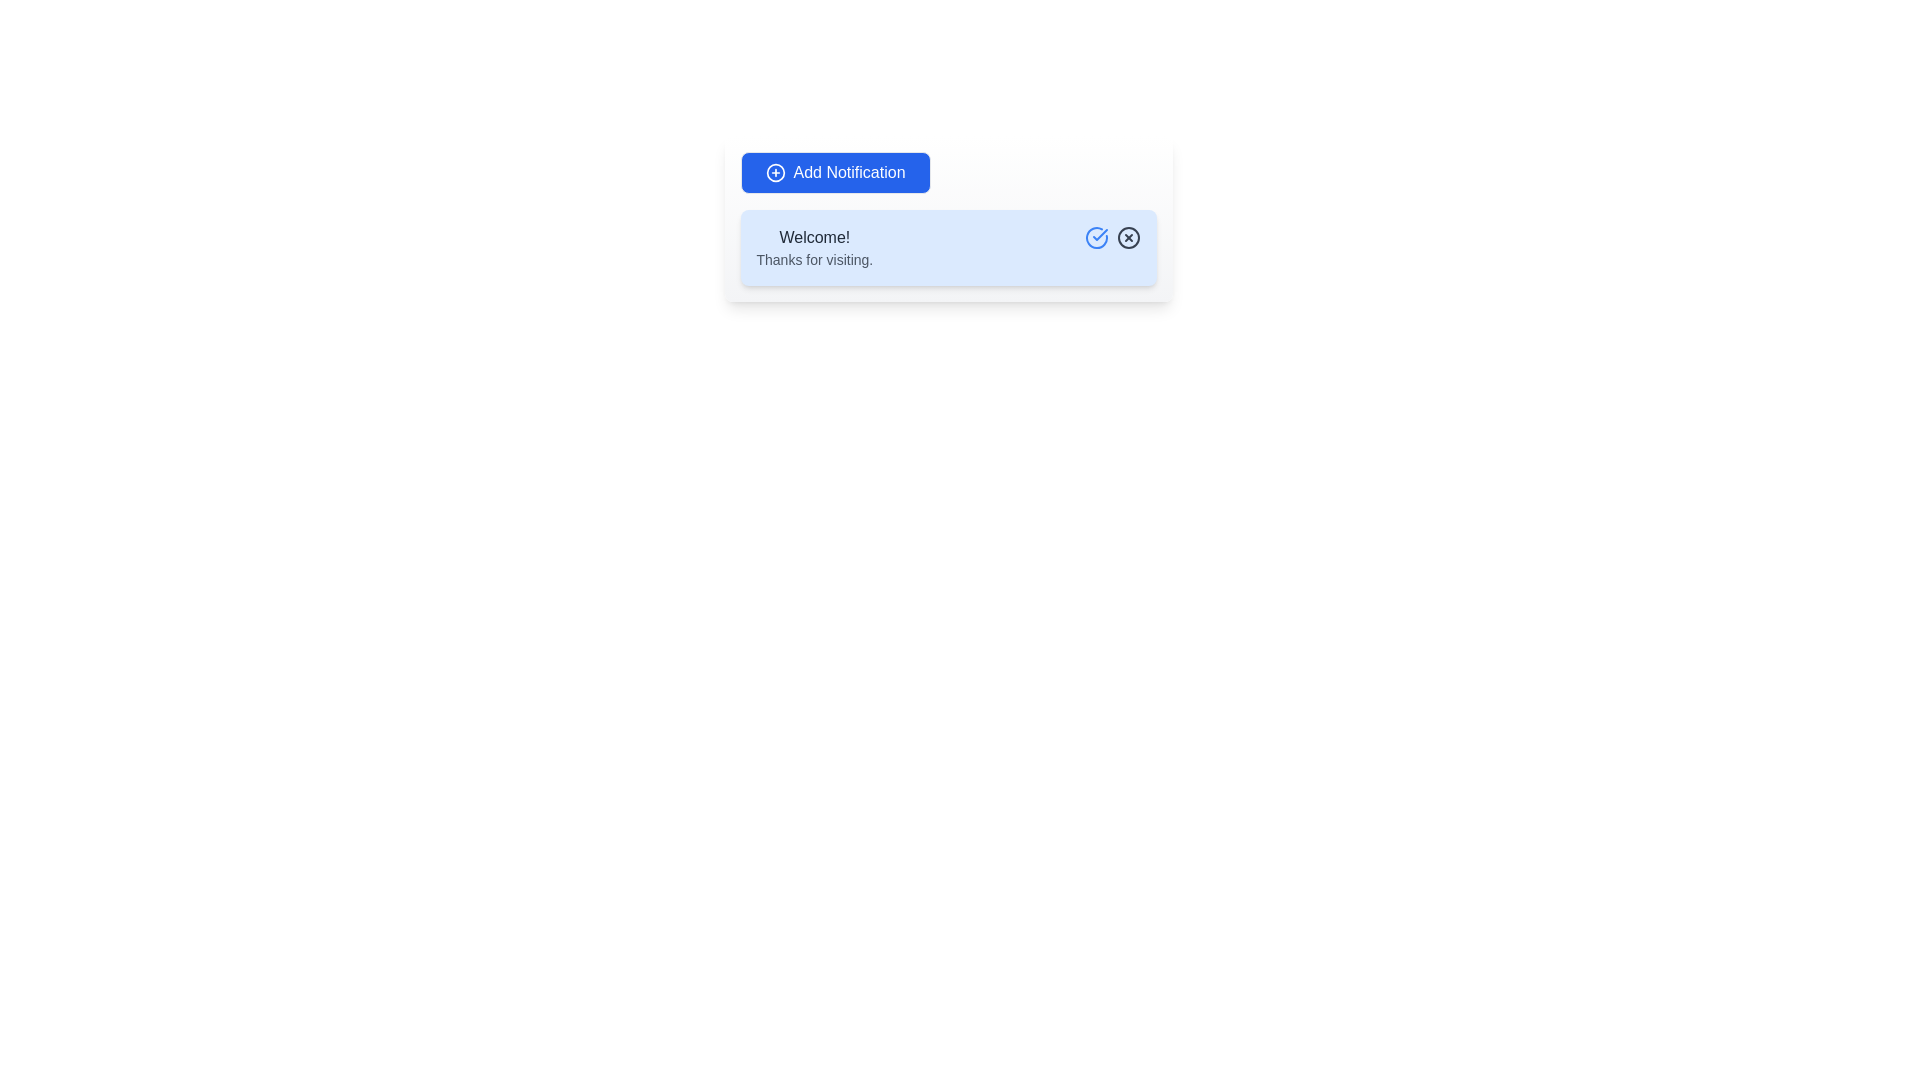  Describe the element at coordinates (849, 172) in the screenshot. I see `the text label 'Add Notification' which is positioned to the right of a plus sign icon in the button element` at that location.